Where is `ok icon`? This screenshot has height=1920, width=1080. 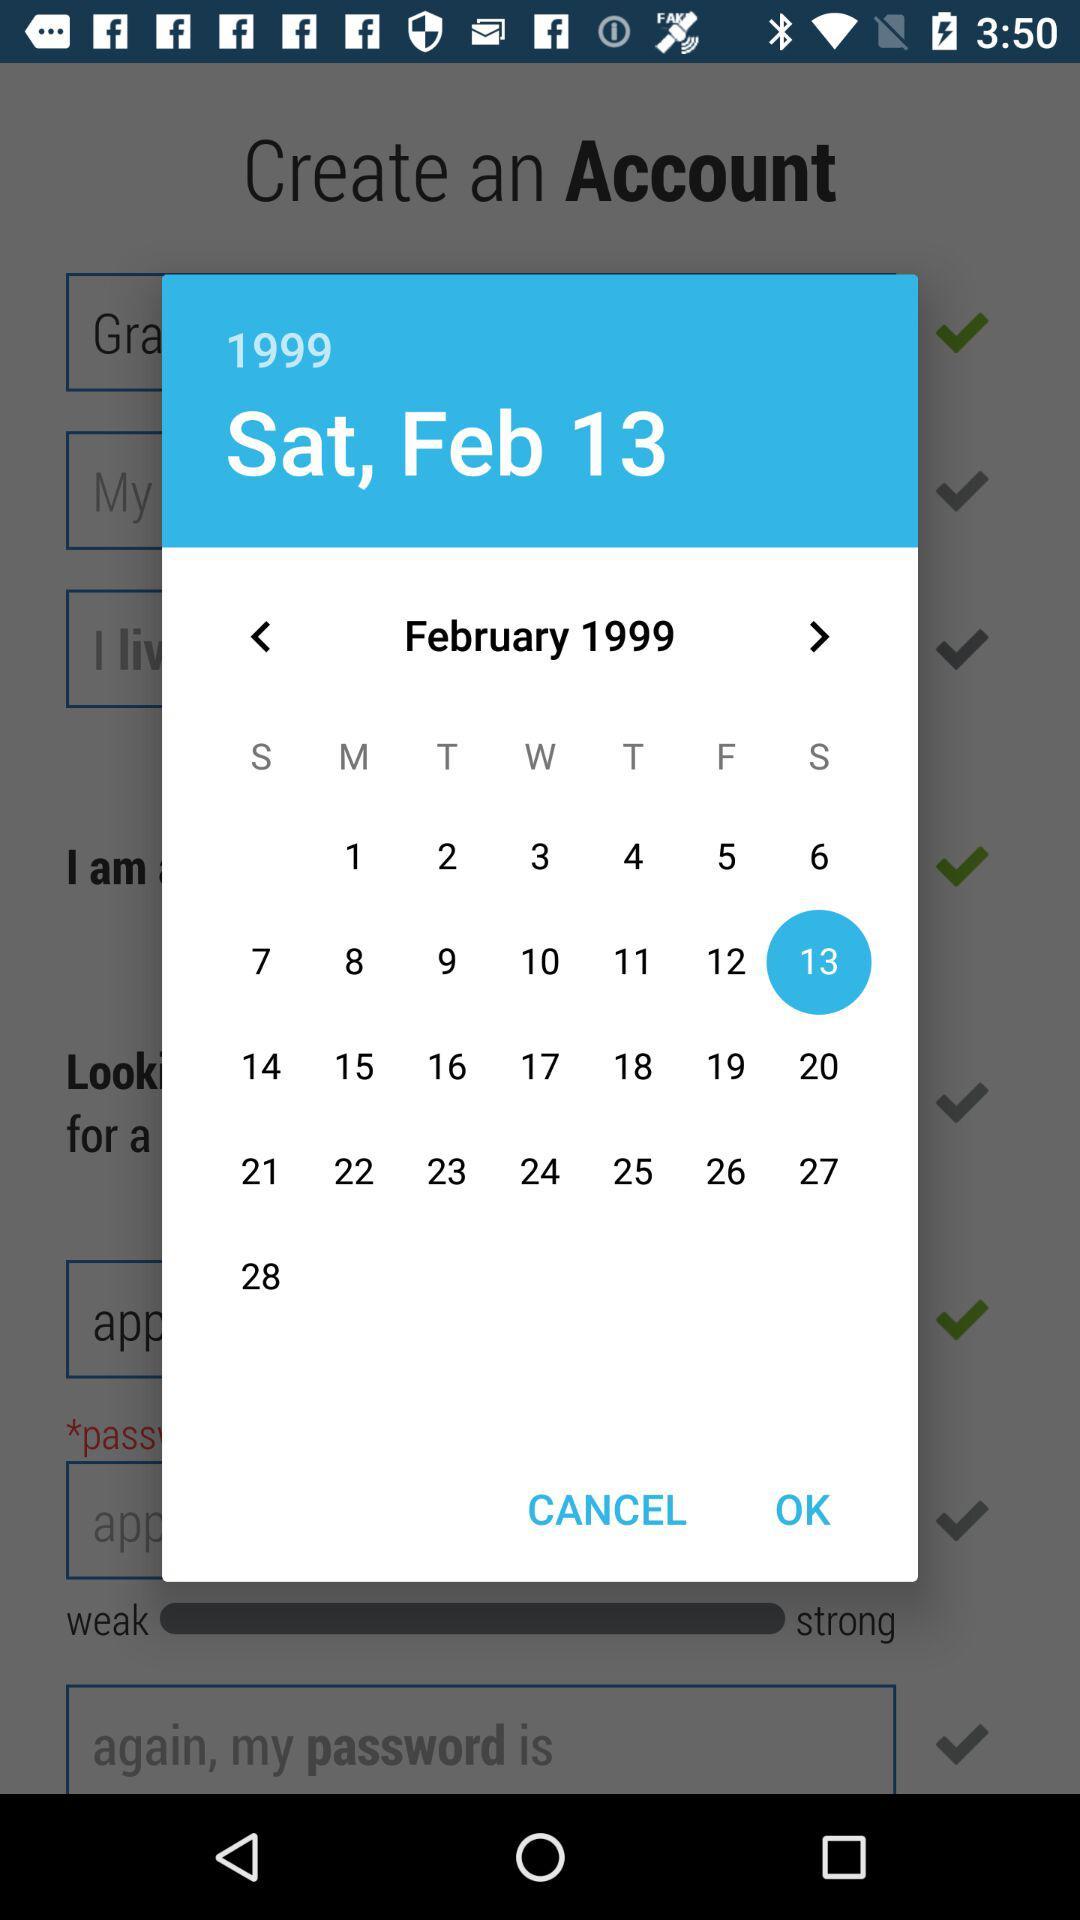
ok icon is located at coordinates (801, 1508).